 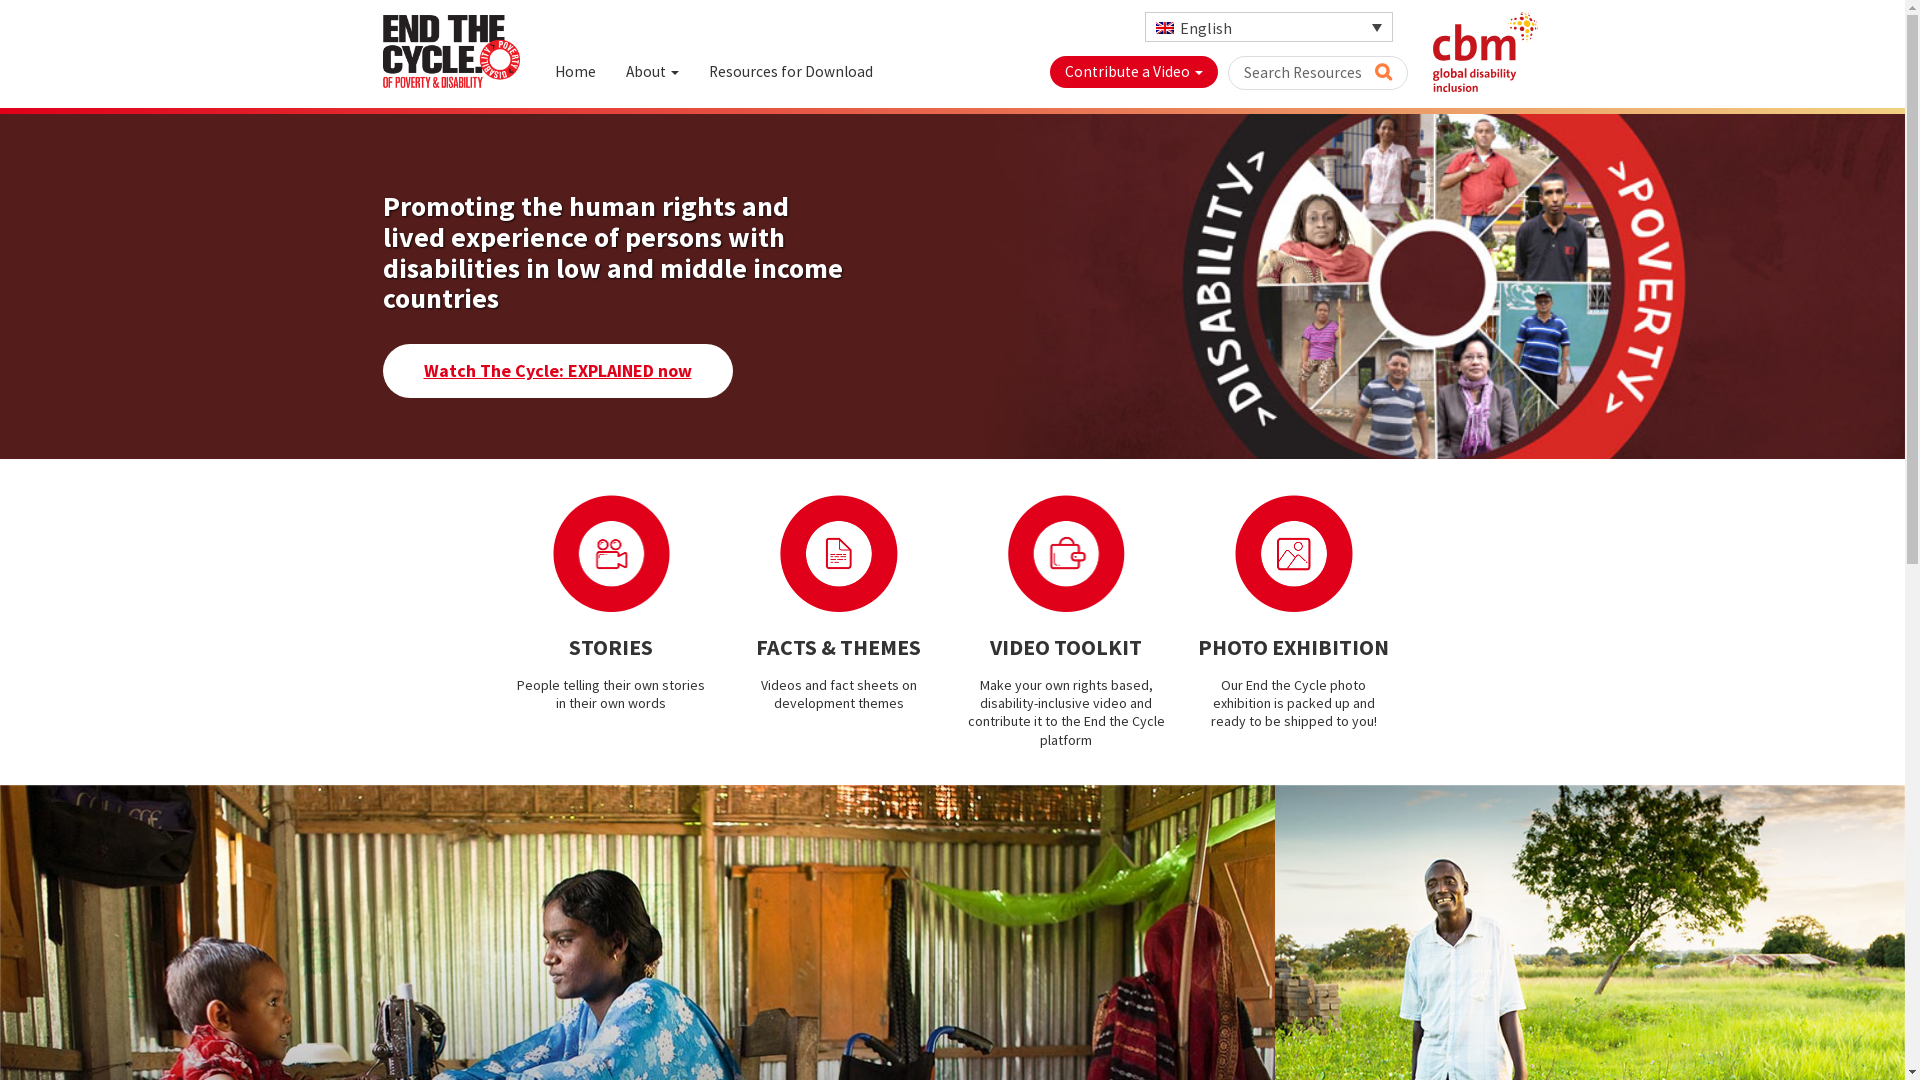 I want to click on 'Contribute a Video', so click(x=1133, y=71).